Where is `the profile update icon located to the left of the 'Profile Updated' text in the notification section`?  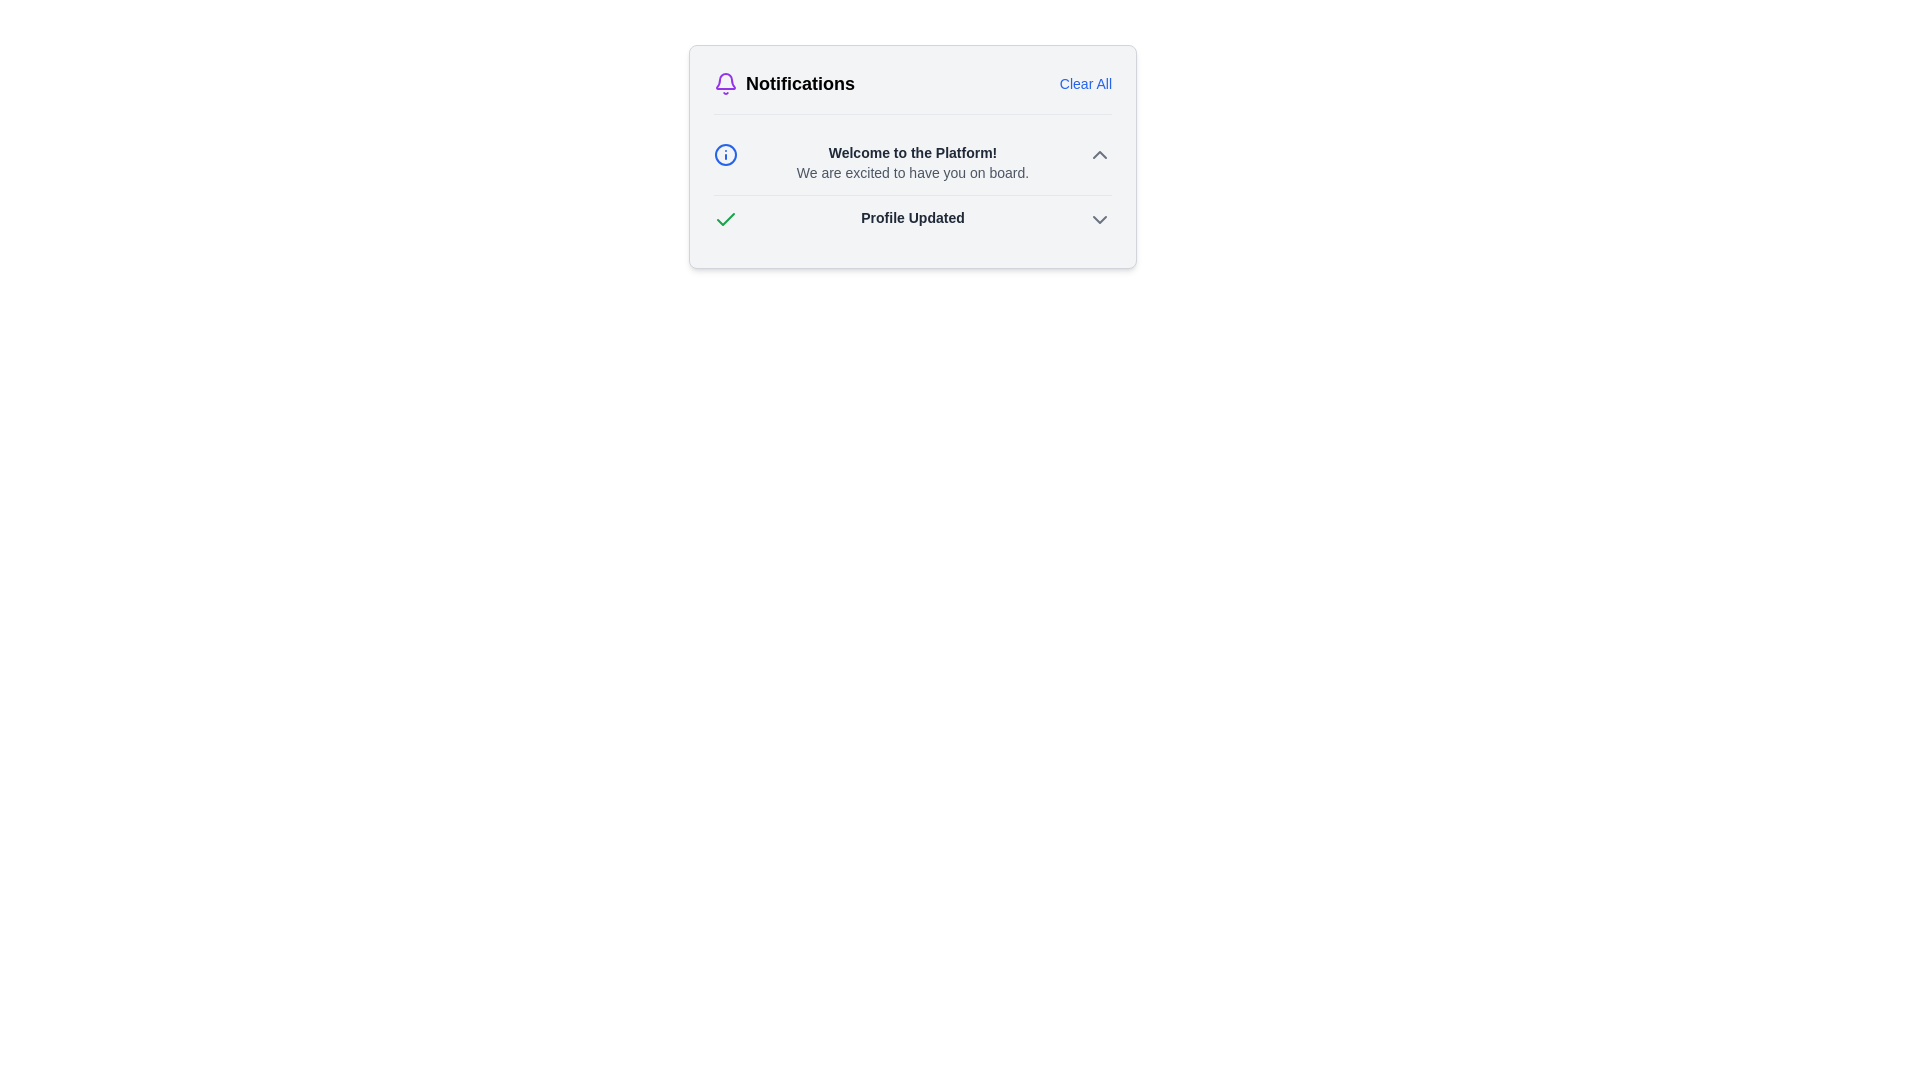 the profile update icon located to the left of the 'Profile Updated' text in the notification section is located at coordinates (724, 219).